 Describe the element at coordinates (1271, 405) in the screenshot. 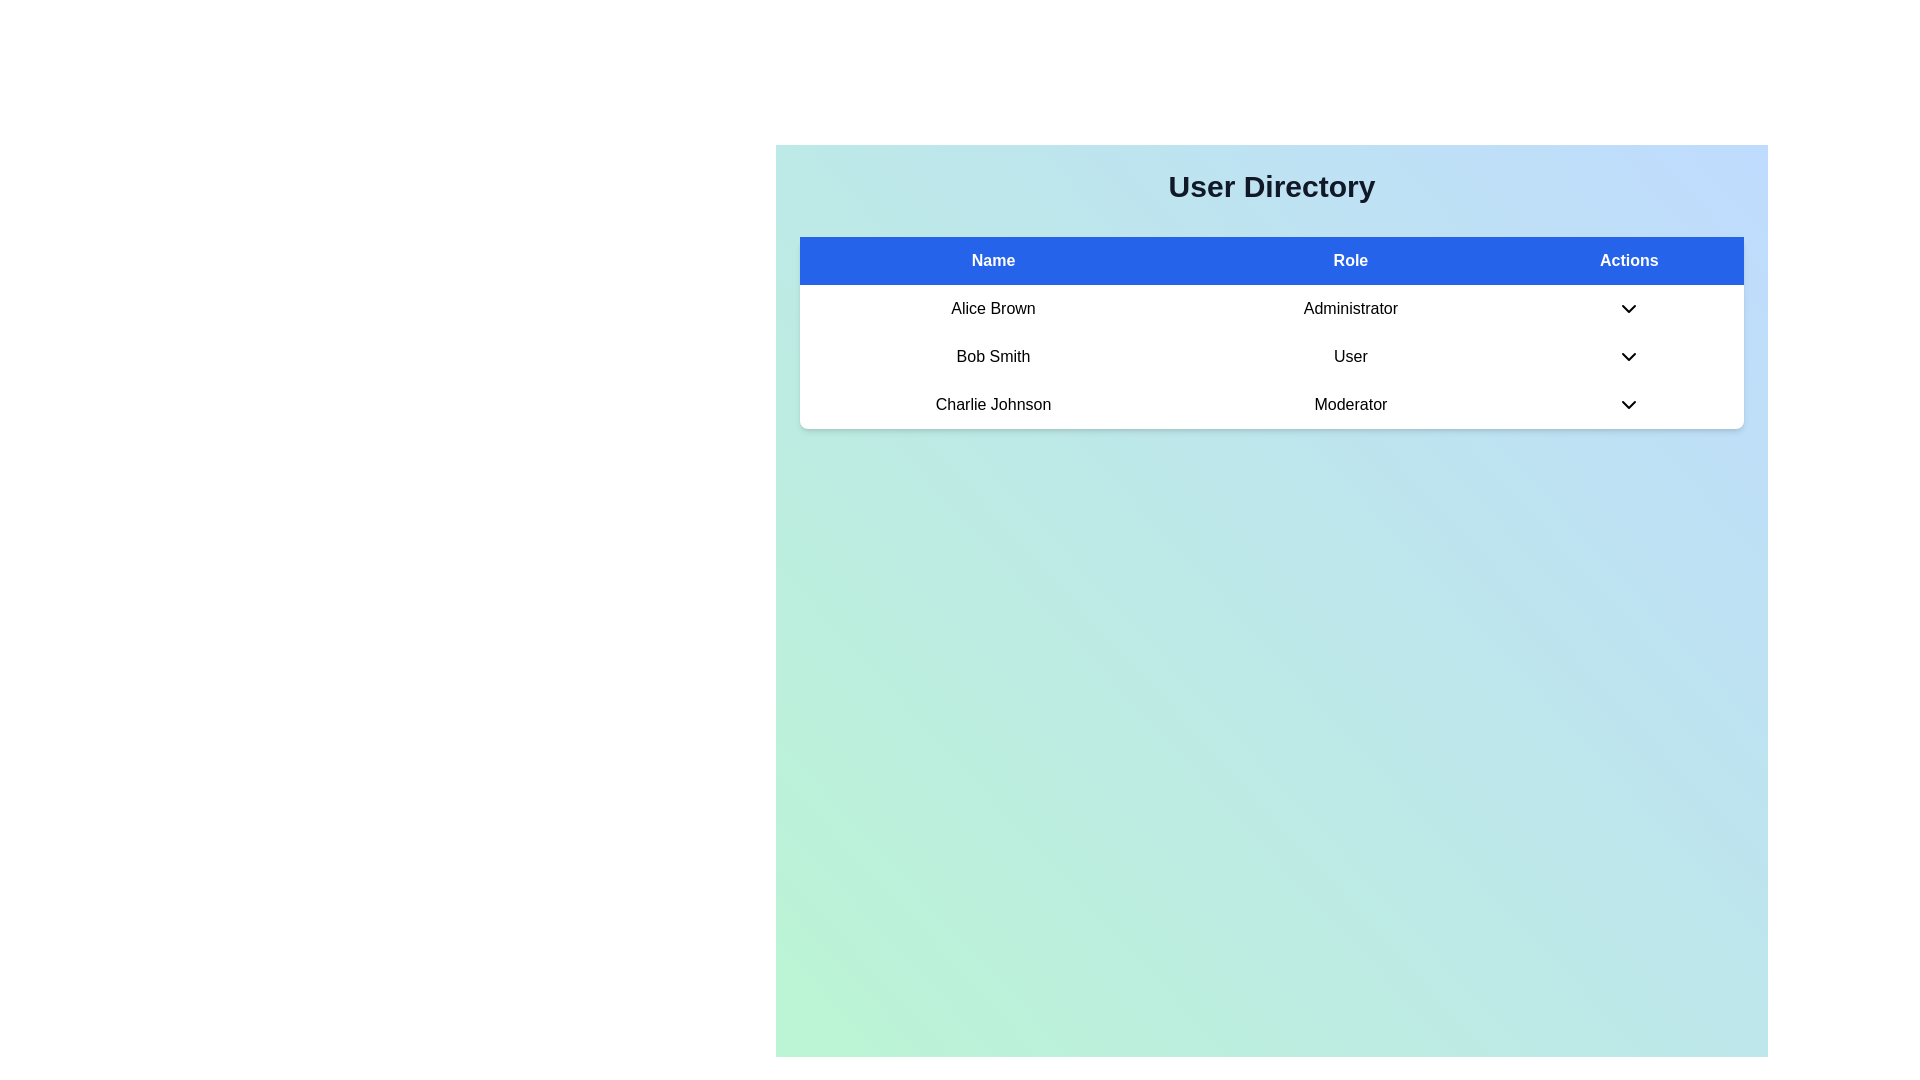

I see `the third row of the user directory table representing 'Charlie Johnson' to manage the user's profile` at that location.